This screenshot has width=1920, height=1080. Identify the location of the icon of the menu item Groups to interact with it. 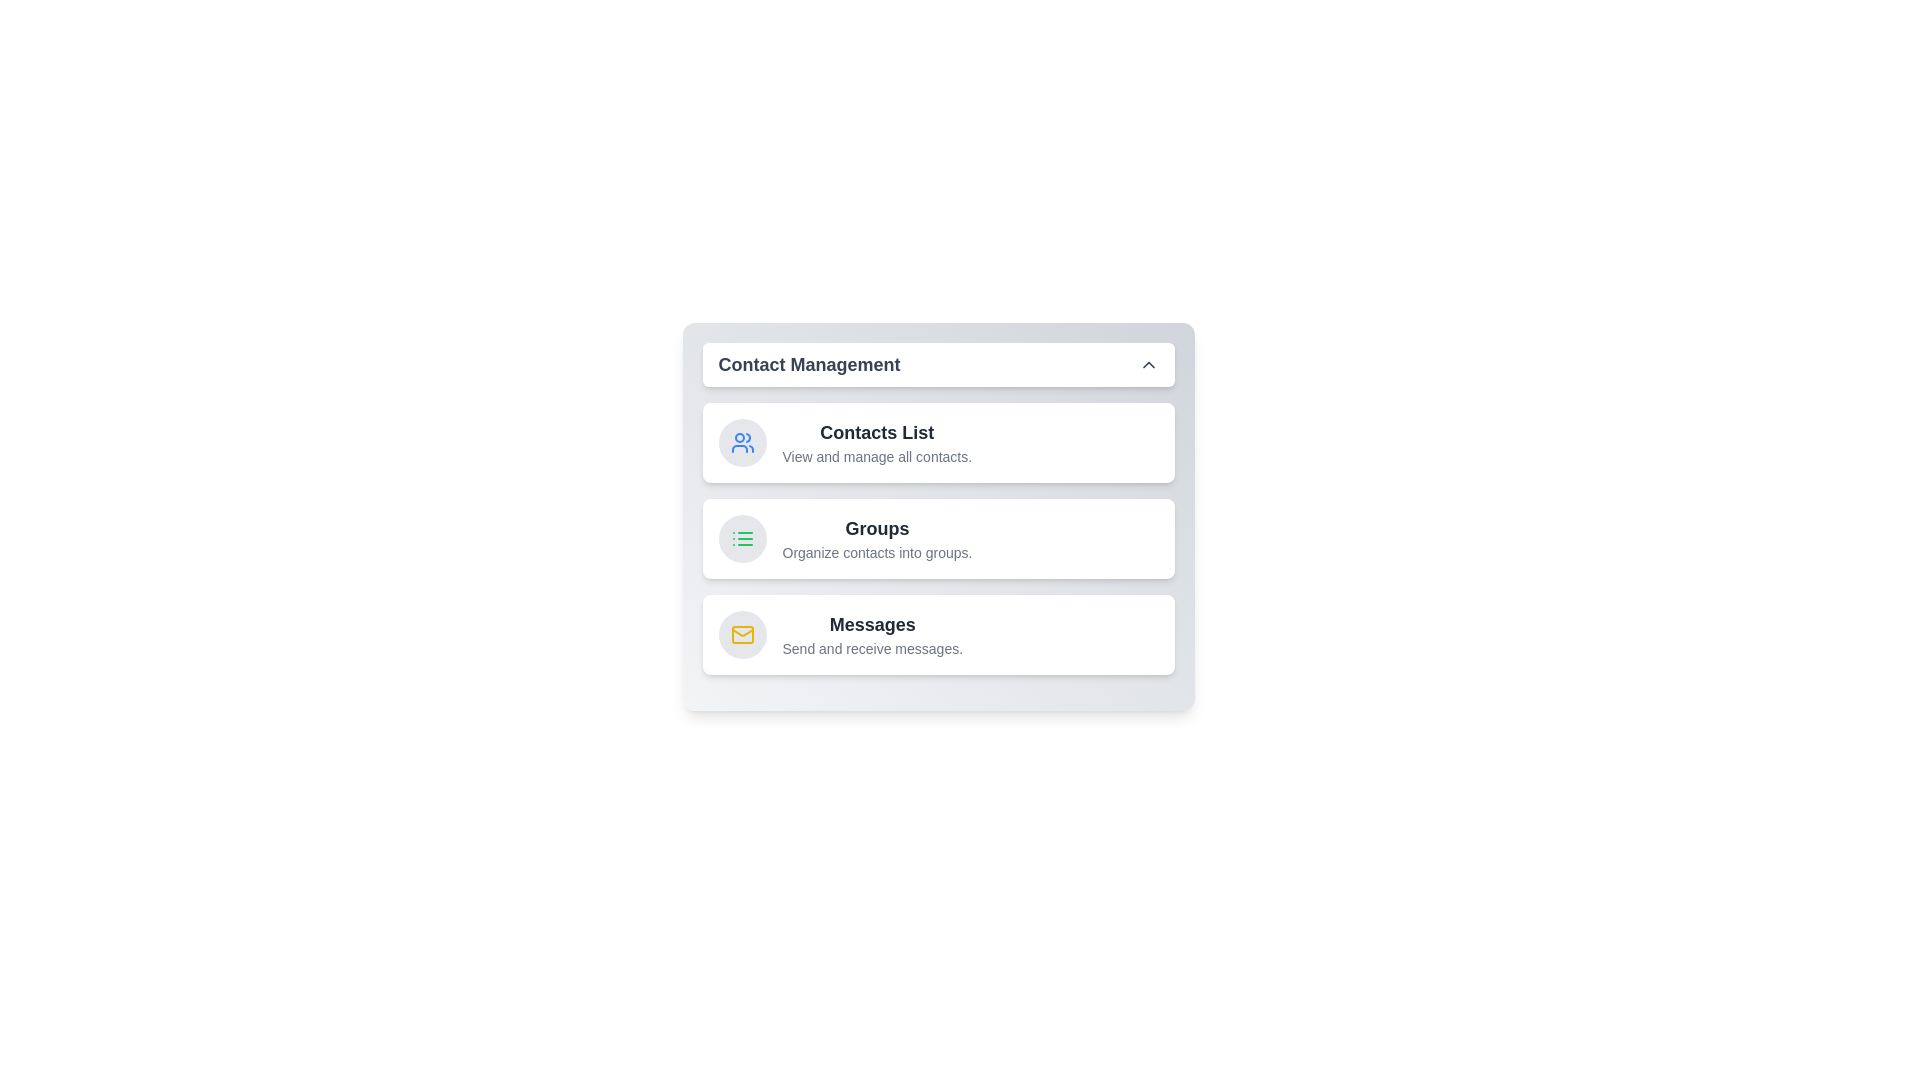
(741, 538).